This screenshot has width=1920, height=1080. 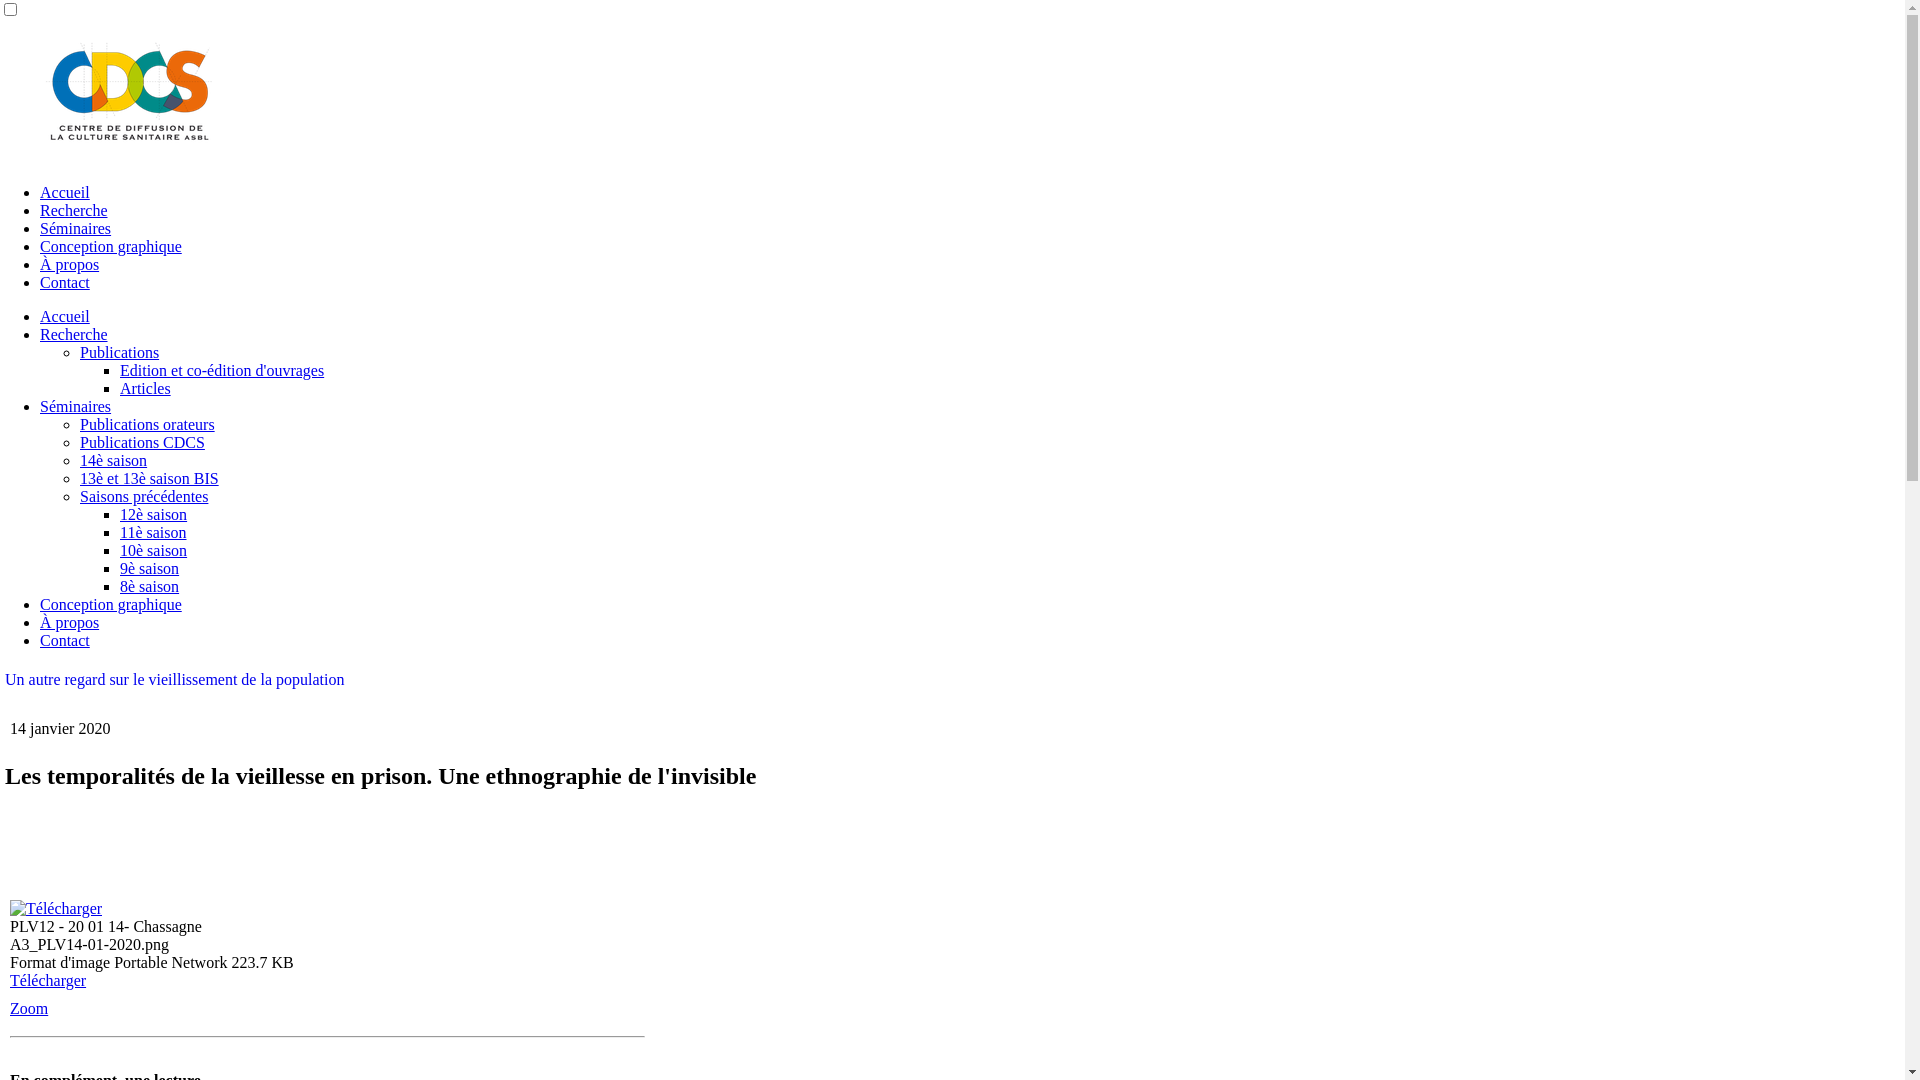 What do you see at coordinates (65, 315) in the screenshot?
I see `'Accueil'` at bounding box center [65, 315].